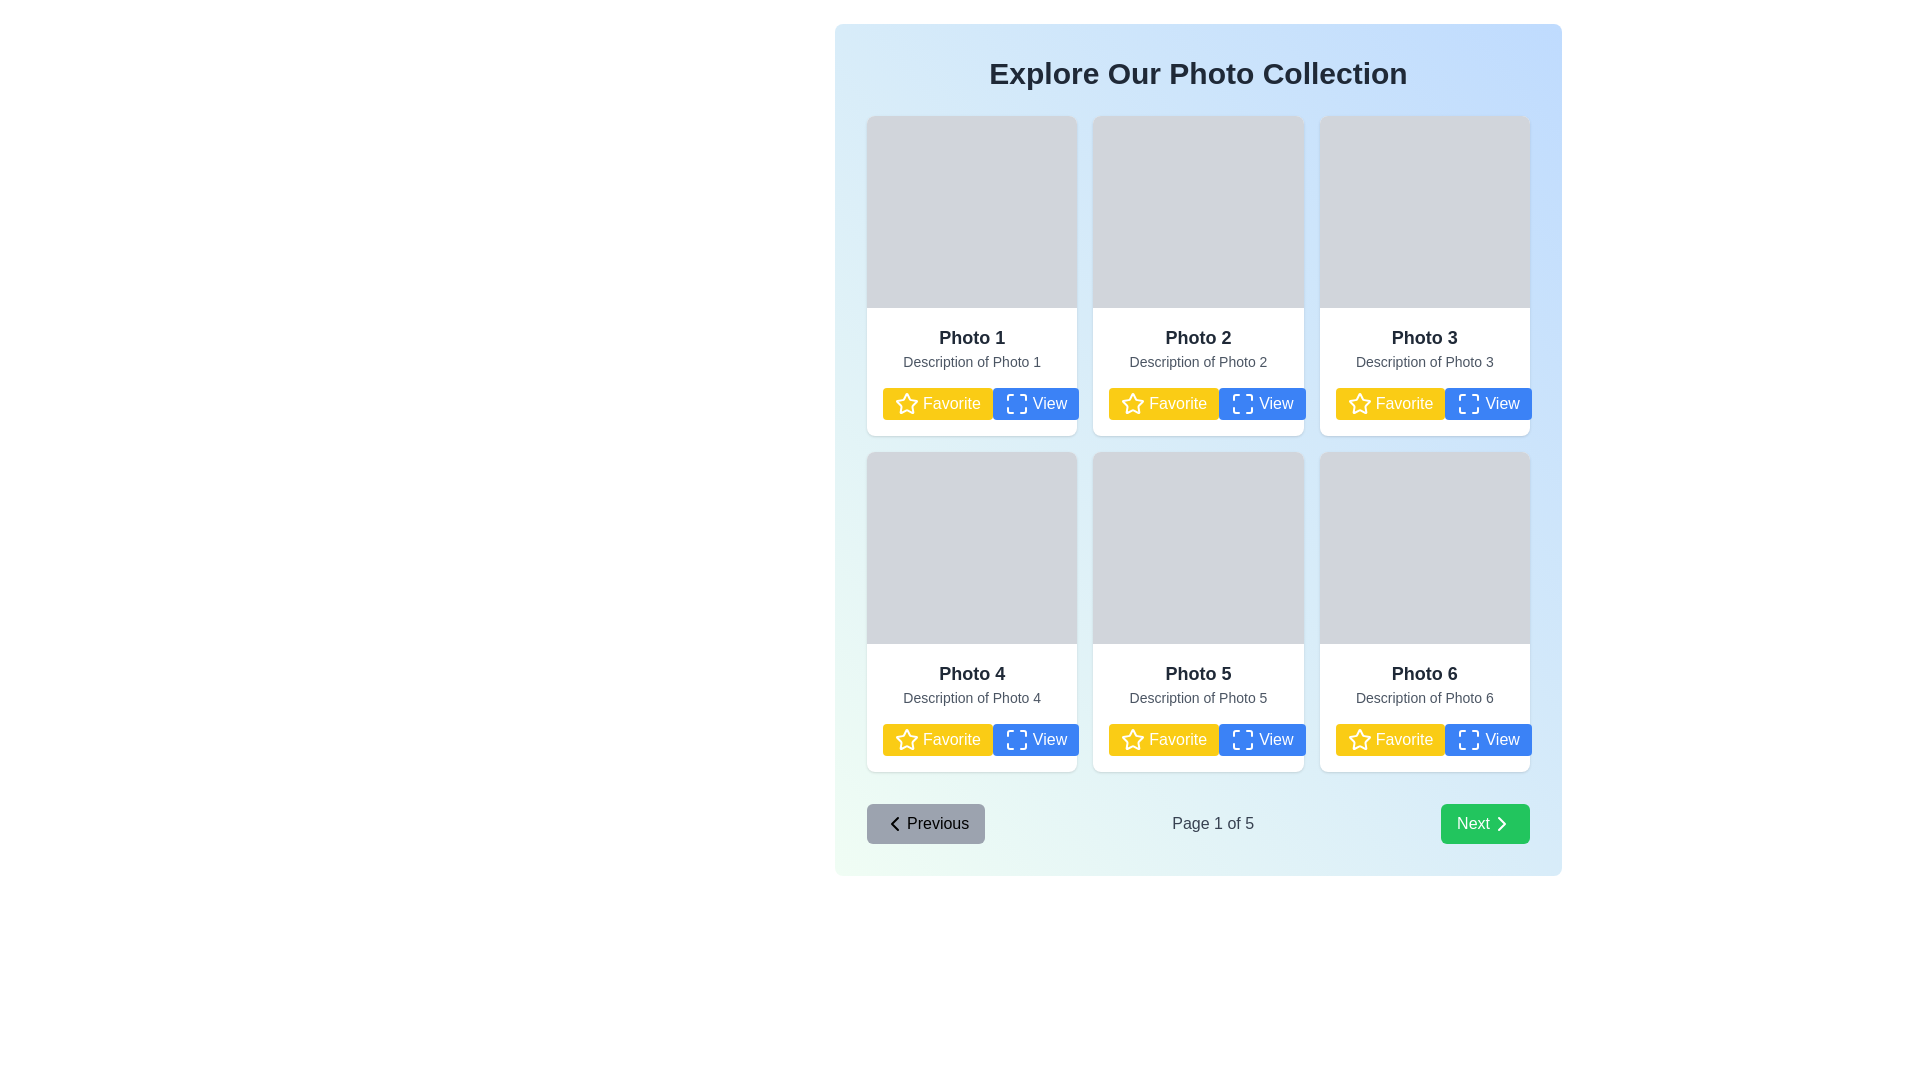  Describe the element at coordinates (1261, 404) in the screenshot. I see `the 'View' button located to the right of the 'Favorite' button, which is intended` at that location.